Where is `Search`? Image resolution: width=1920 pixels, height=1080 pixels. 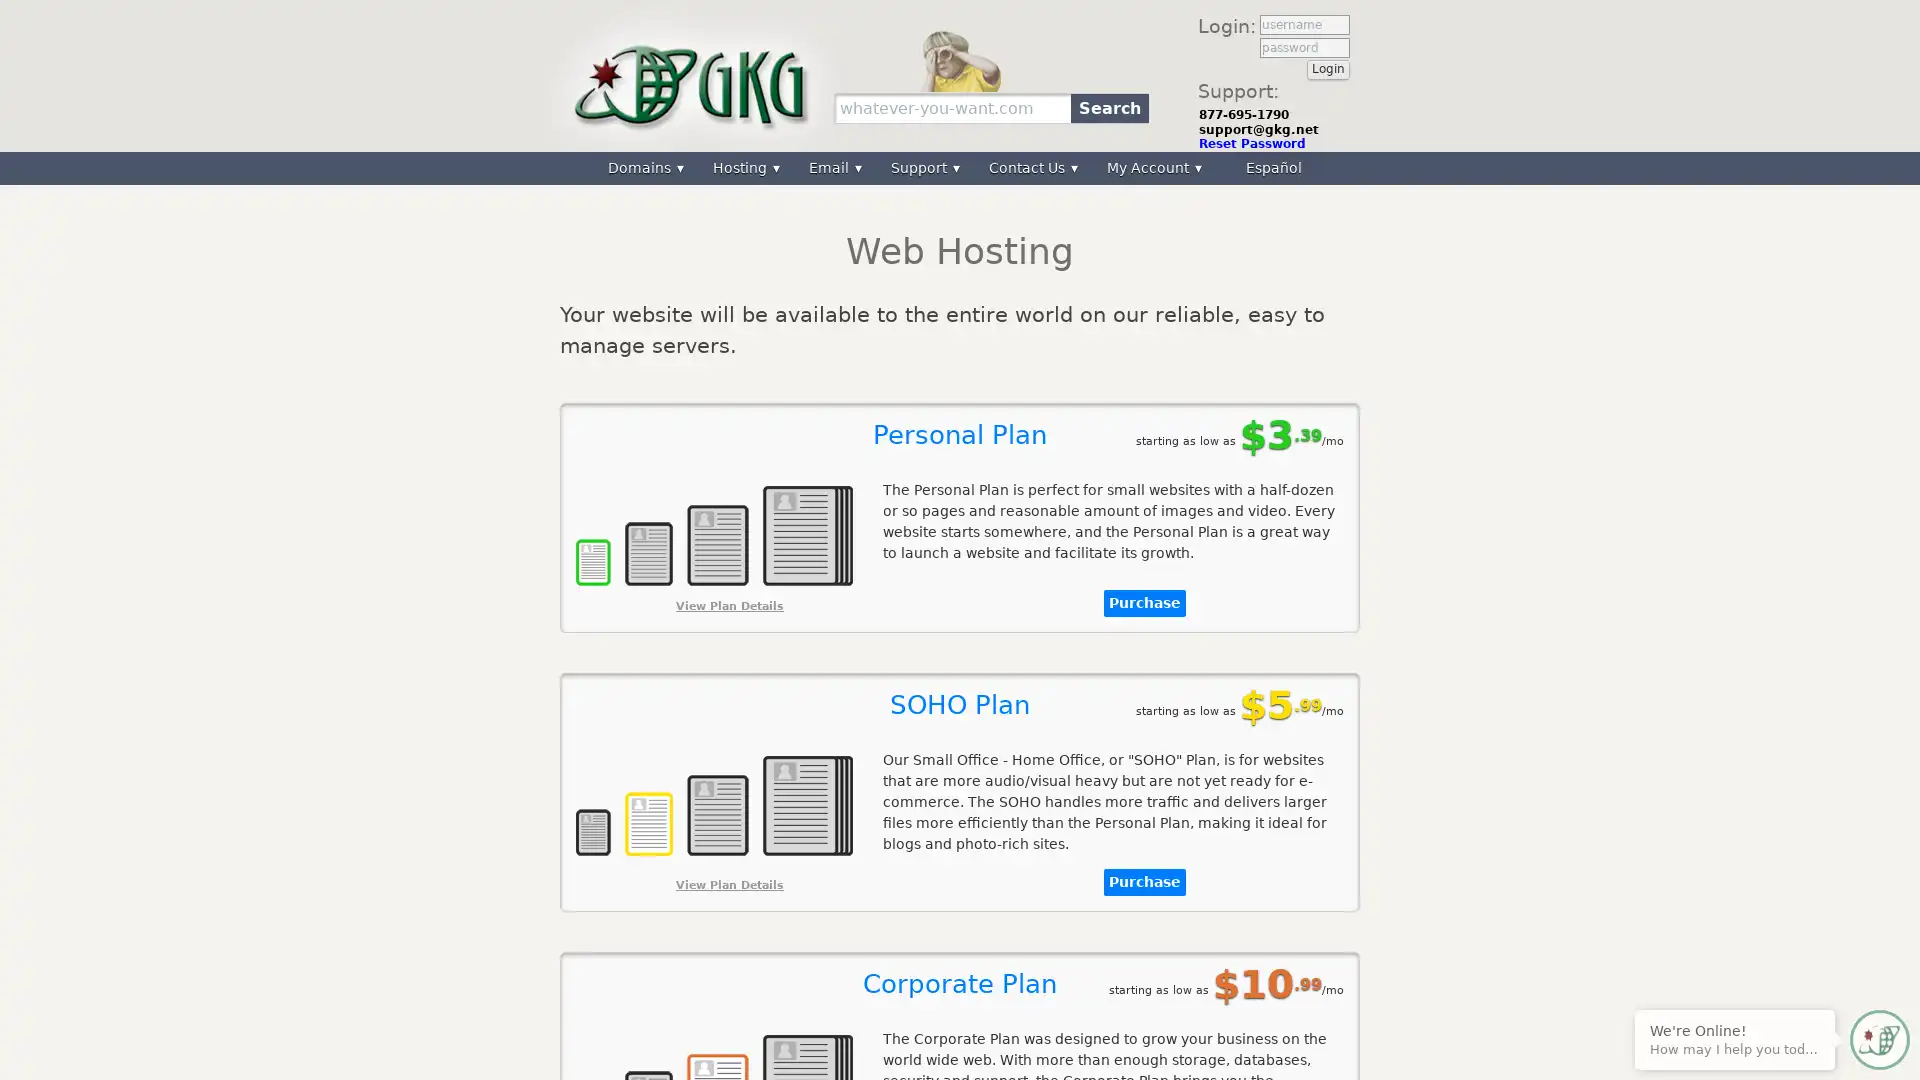
Search is located at coordinates (1108, 107).